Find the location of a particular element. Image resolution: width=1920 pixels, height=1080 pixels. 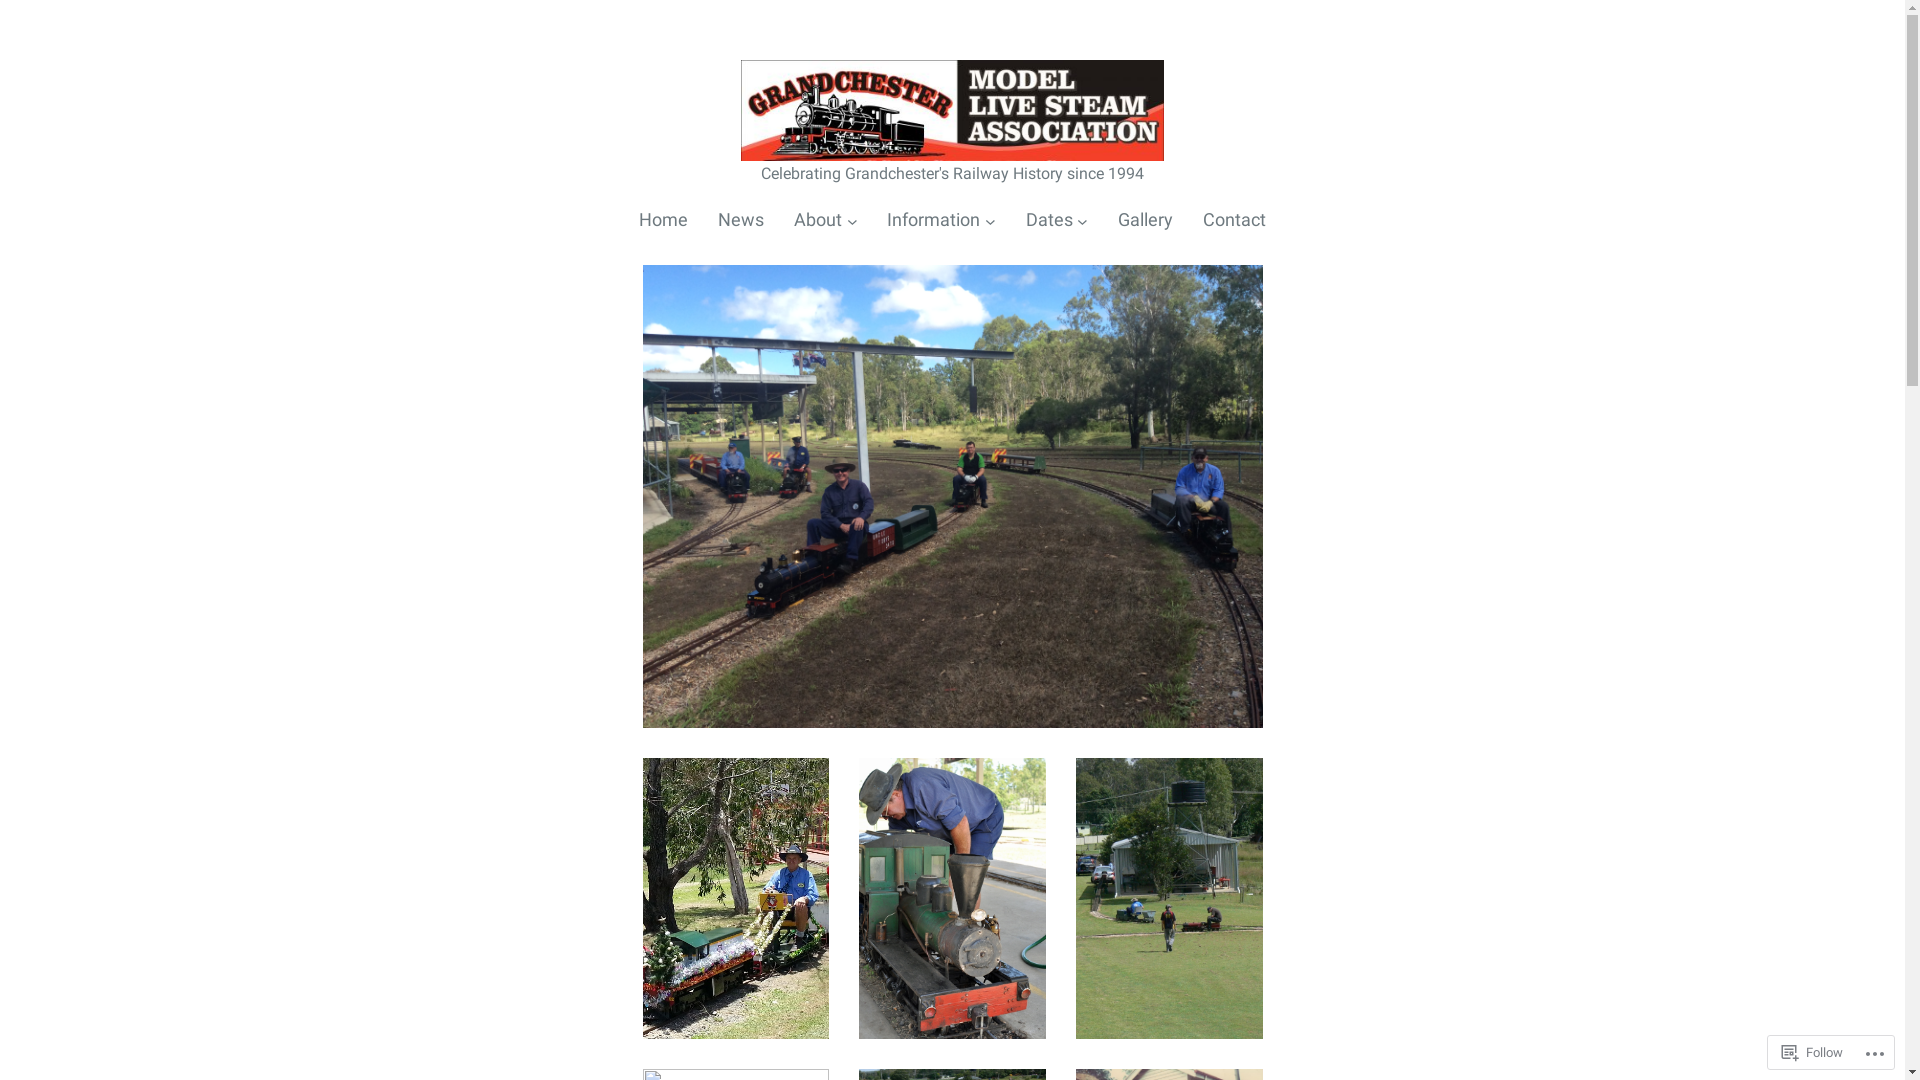

'About' is located at coordinates (817, 220).